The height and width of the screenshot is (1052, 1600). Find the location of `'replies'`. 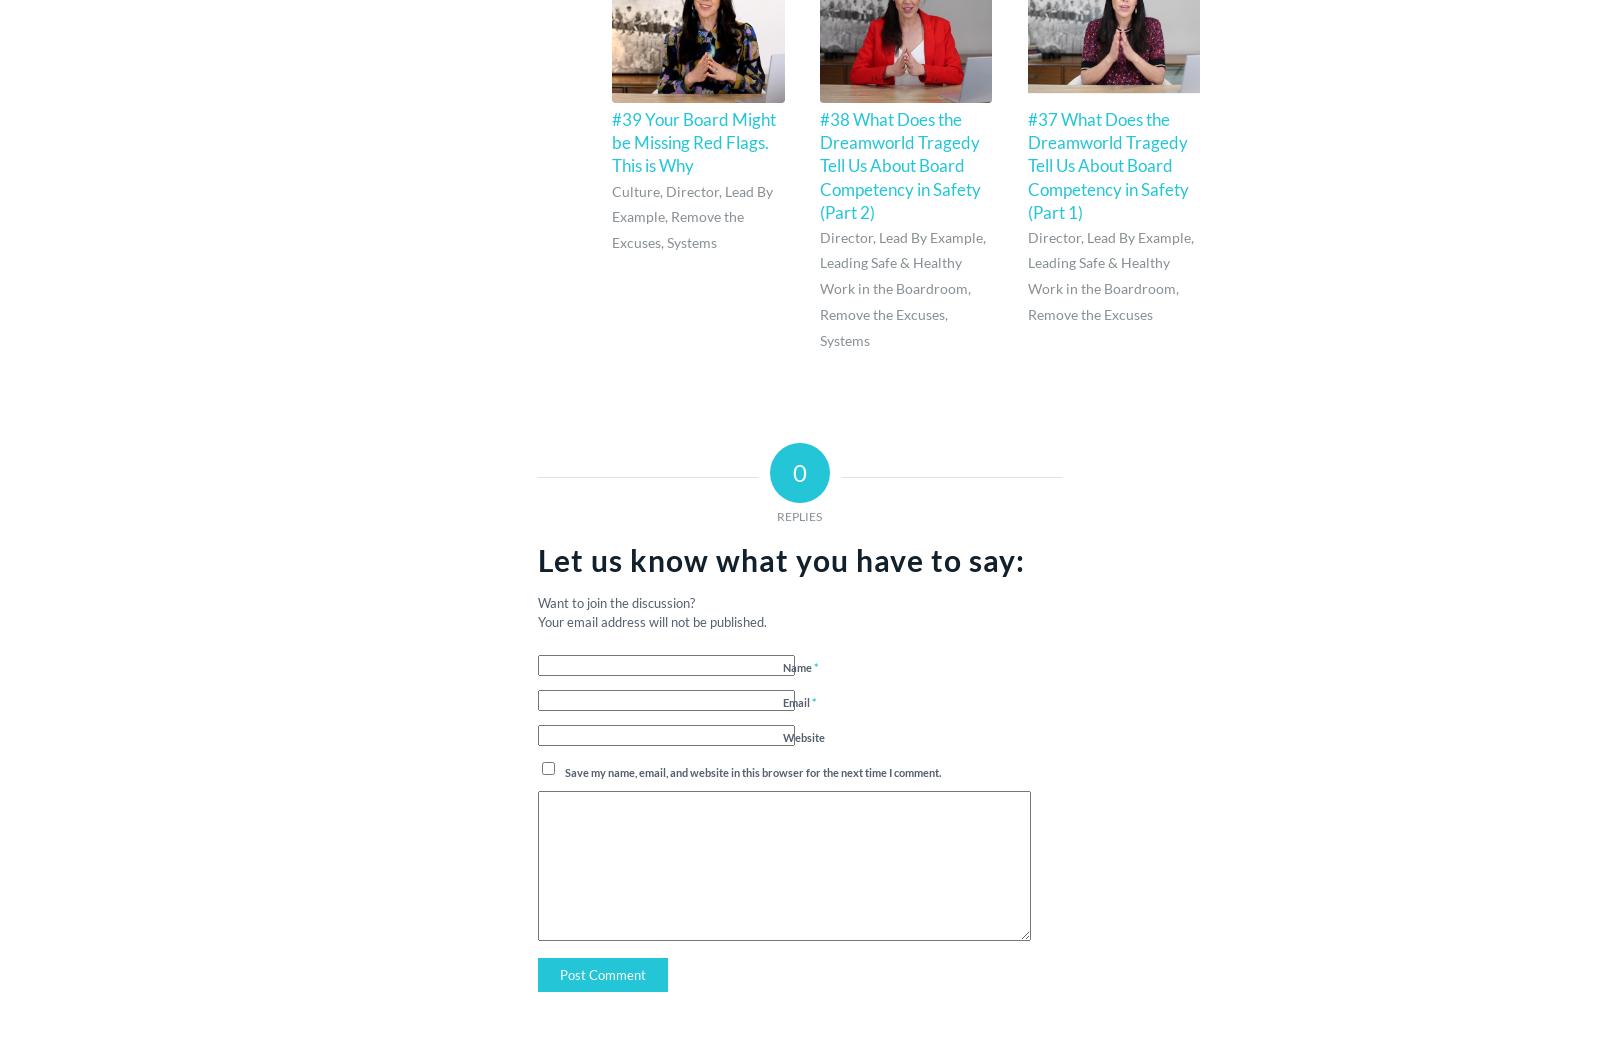

'replies' is located at coordinates (799, 515).